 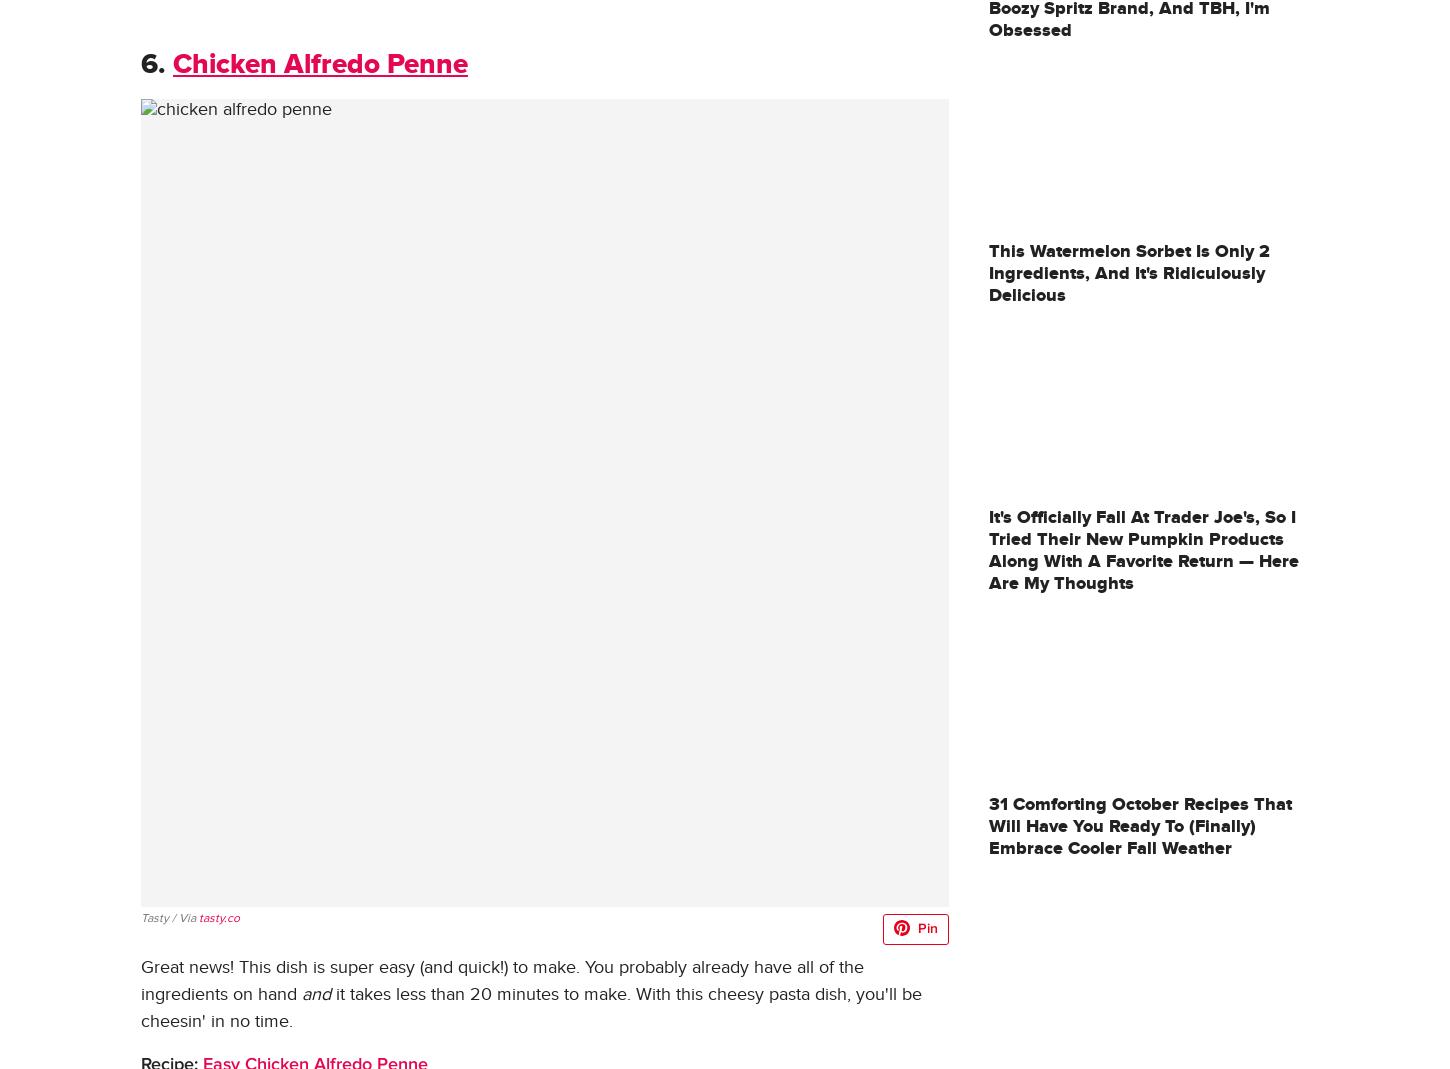 I want to click on 'Tasty / Via', so click(x=168, y=915).